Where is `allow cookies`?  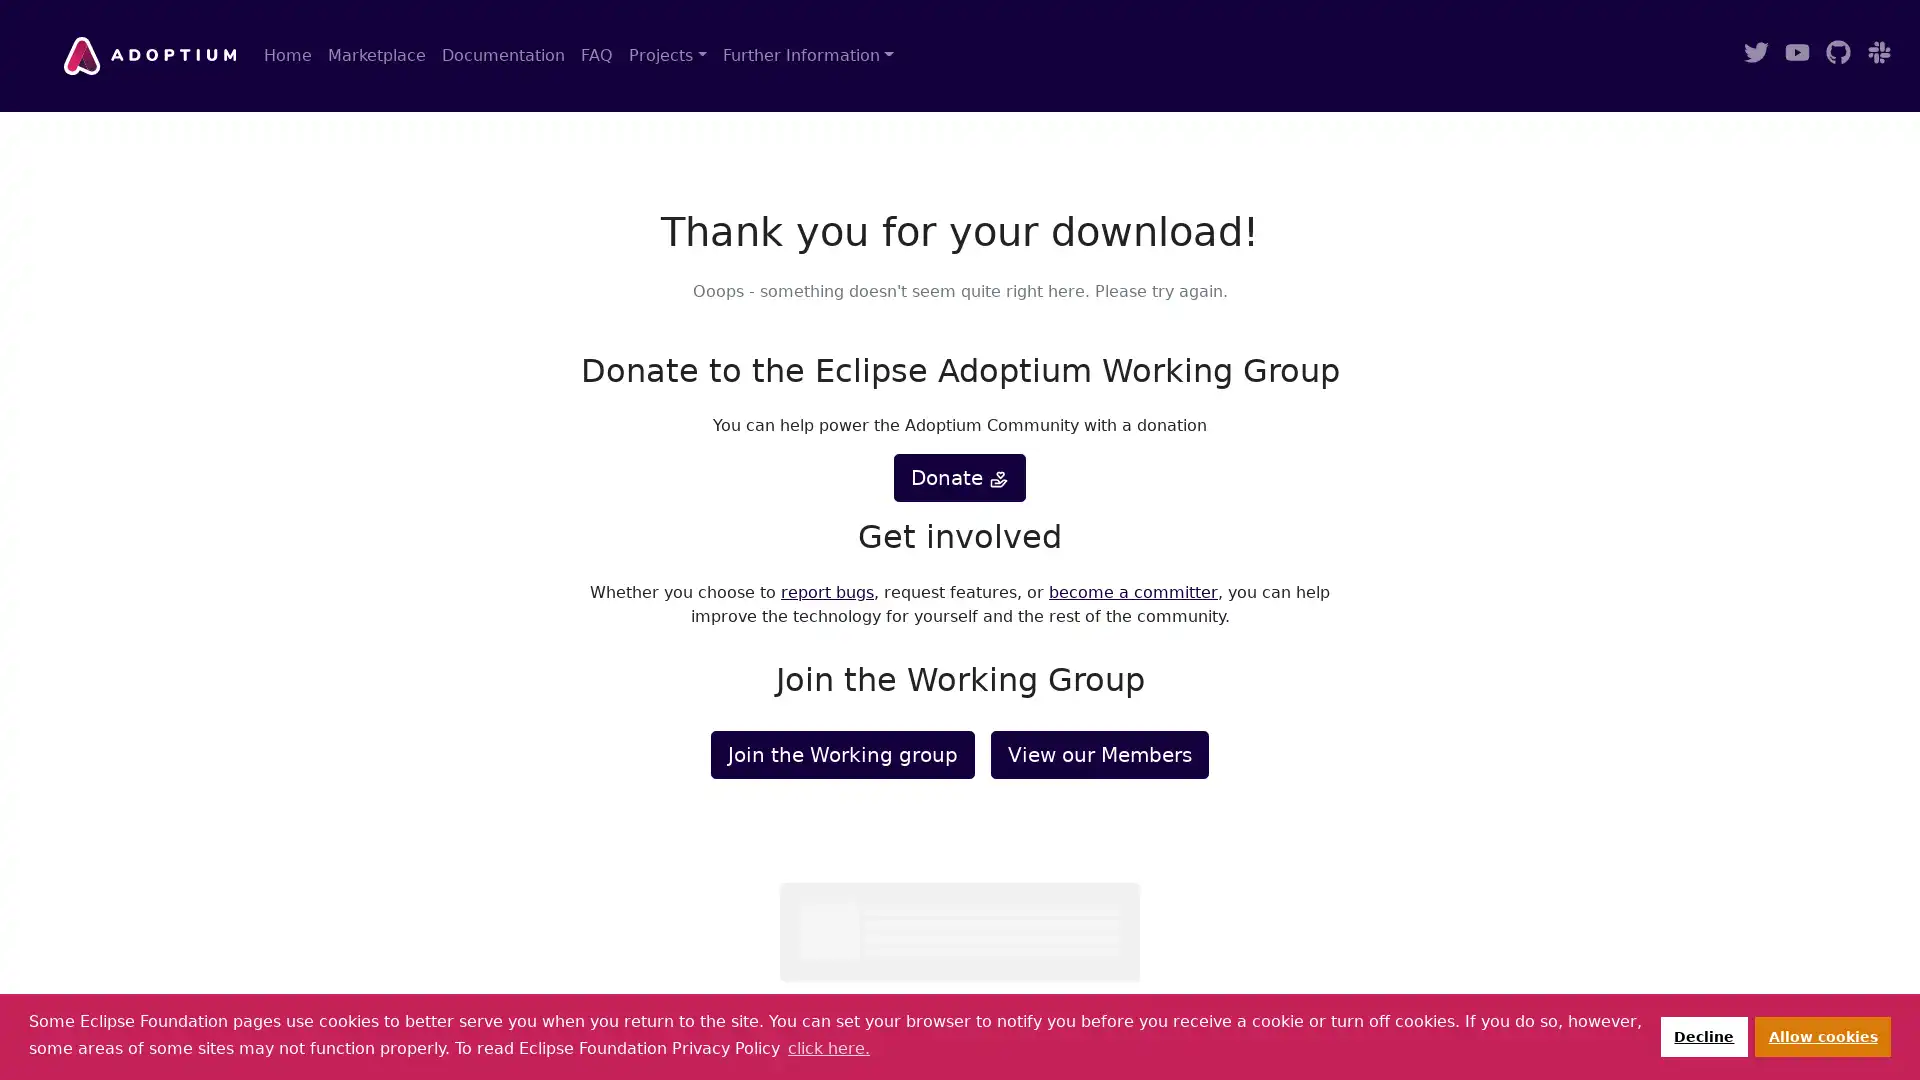
allow cookies is located at coordinates (1823, 1035).